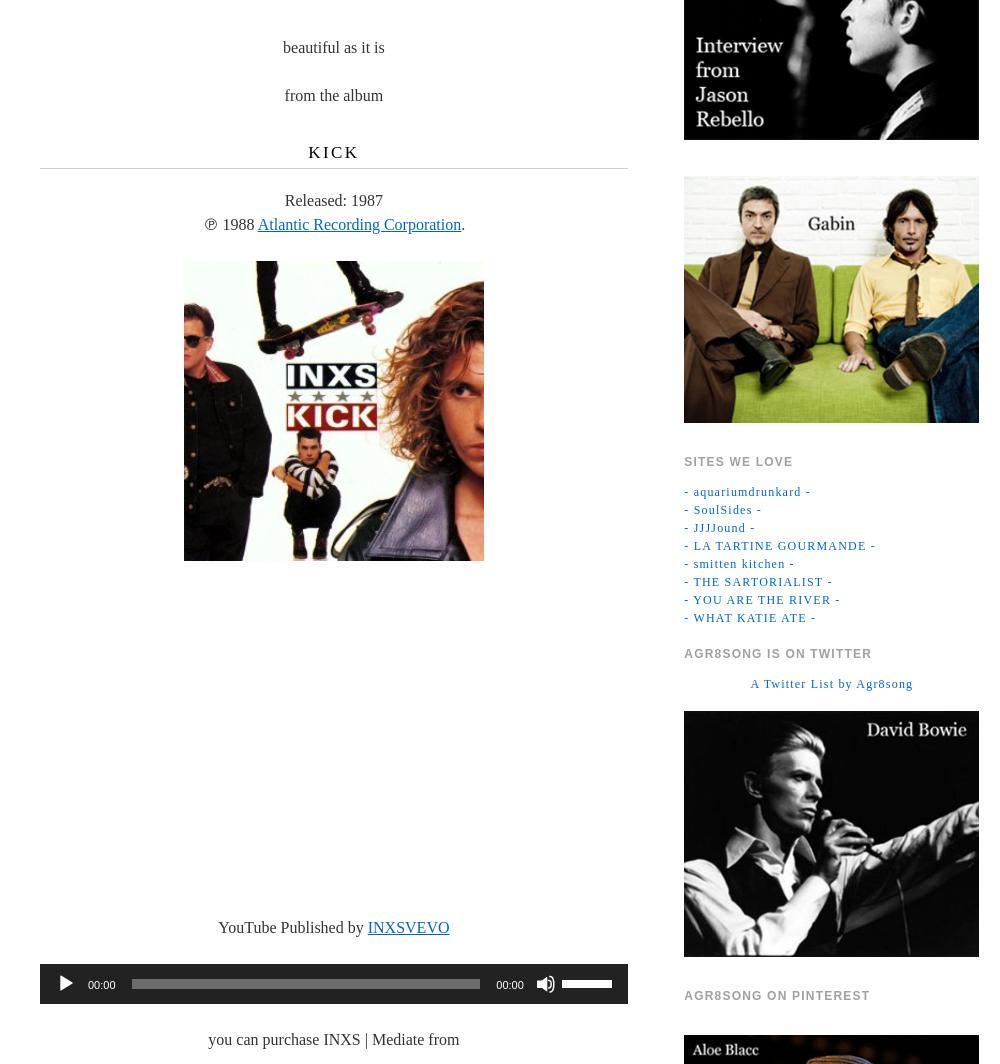  What do you see at coordinates (737, 461) in the screenshot?
I see `'Sites we Love'` at bounding box center [737, 461].